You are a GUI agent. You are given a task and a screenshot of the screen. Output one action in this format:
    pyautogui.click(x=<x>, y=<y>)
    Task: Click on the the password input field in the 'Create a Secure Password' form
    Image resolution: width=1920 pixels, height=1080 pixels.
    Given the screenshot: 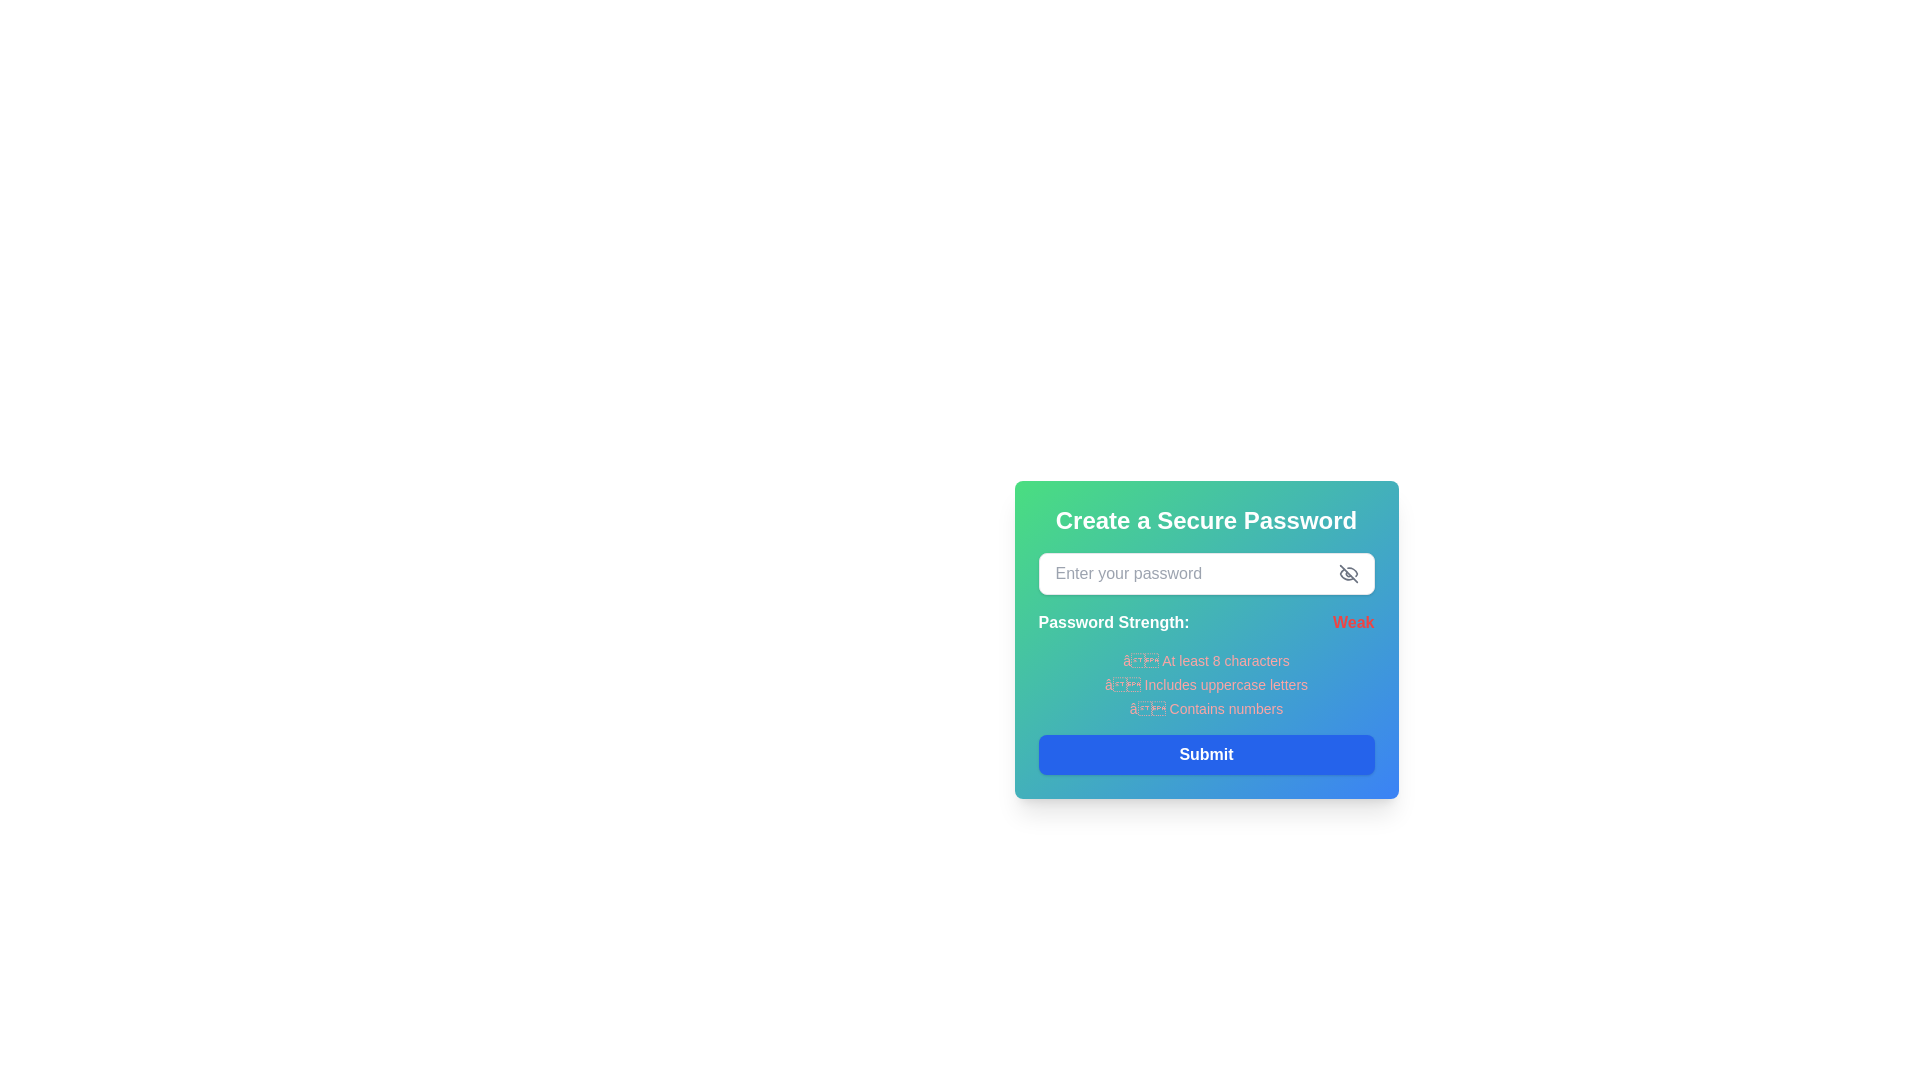 What is the action you would take?
    pyautogui.click(x=1205, y=574)
    